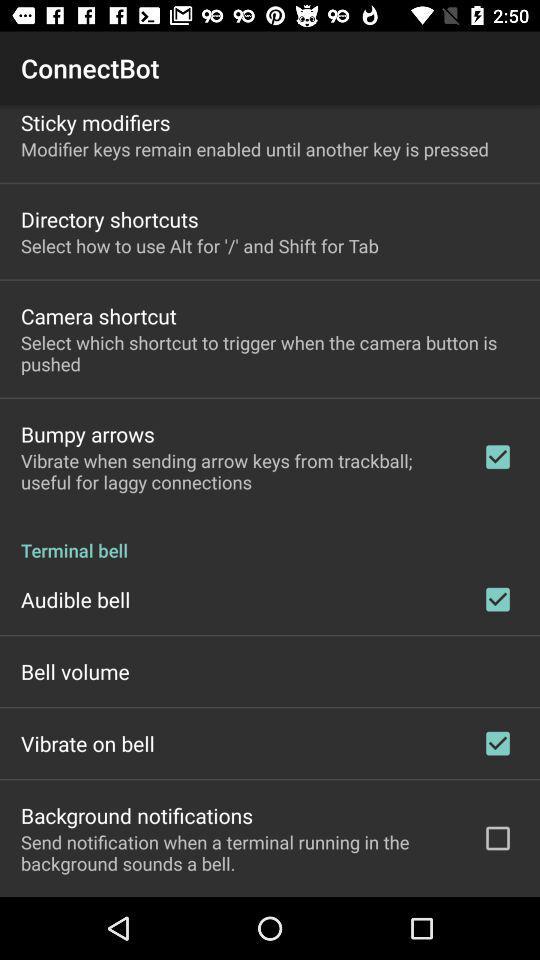 The width and height of the screenshot is (540, 960). I want to click on the app below sticky modifiers icon, so click(254, 148).